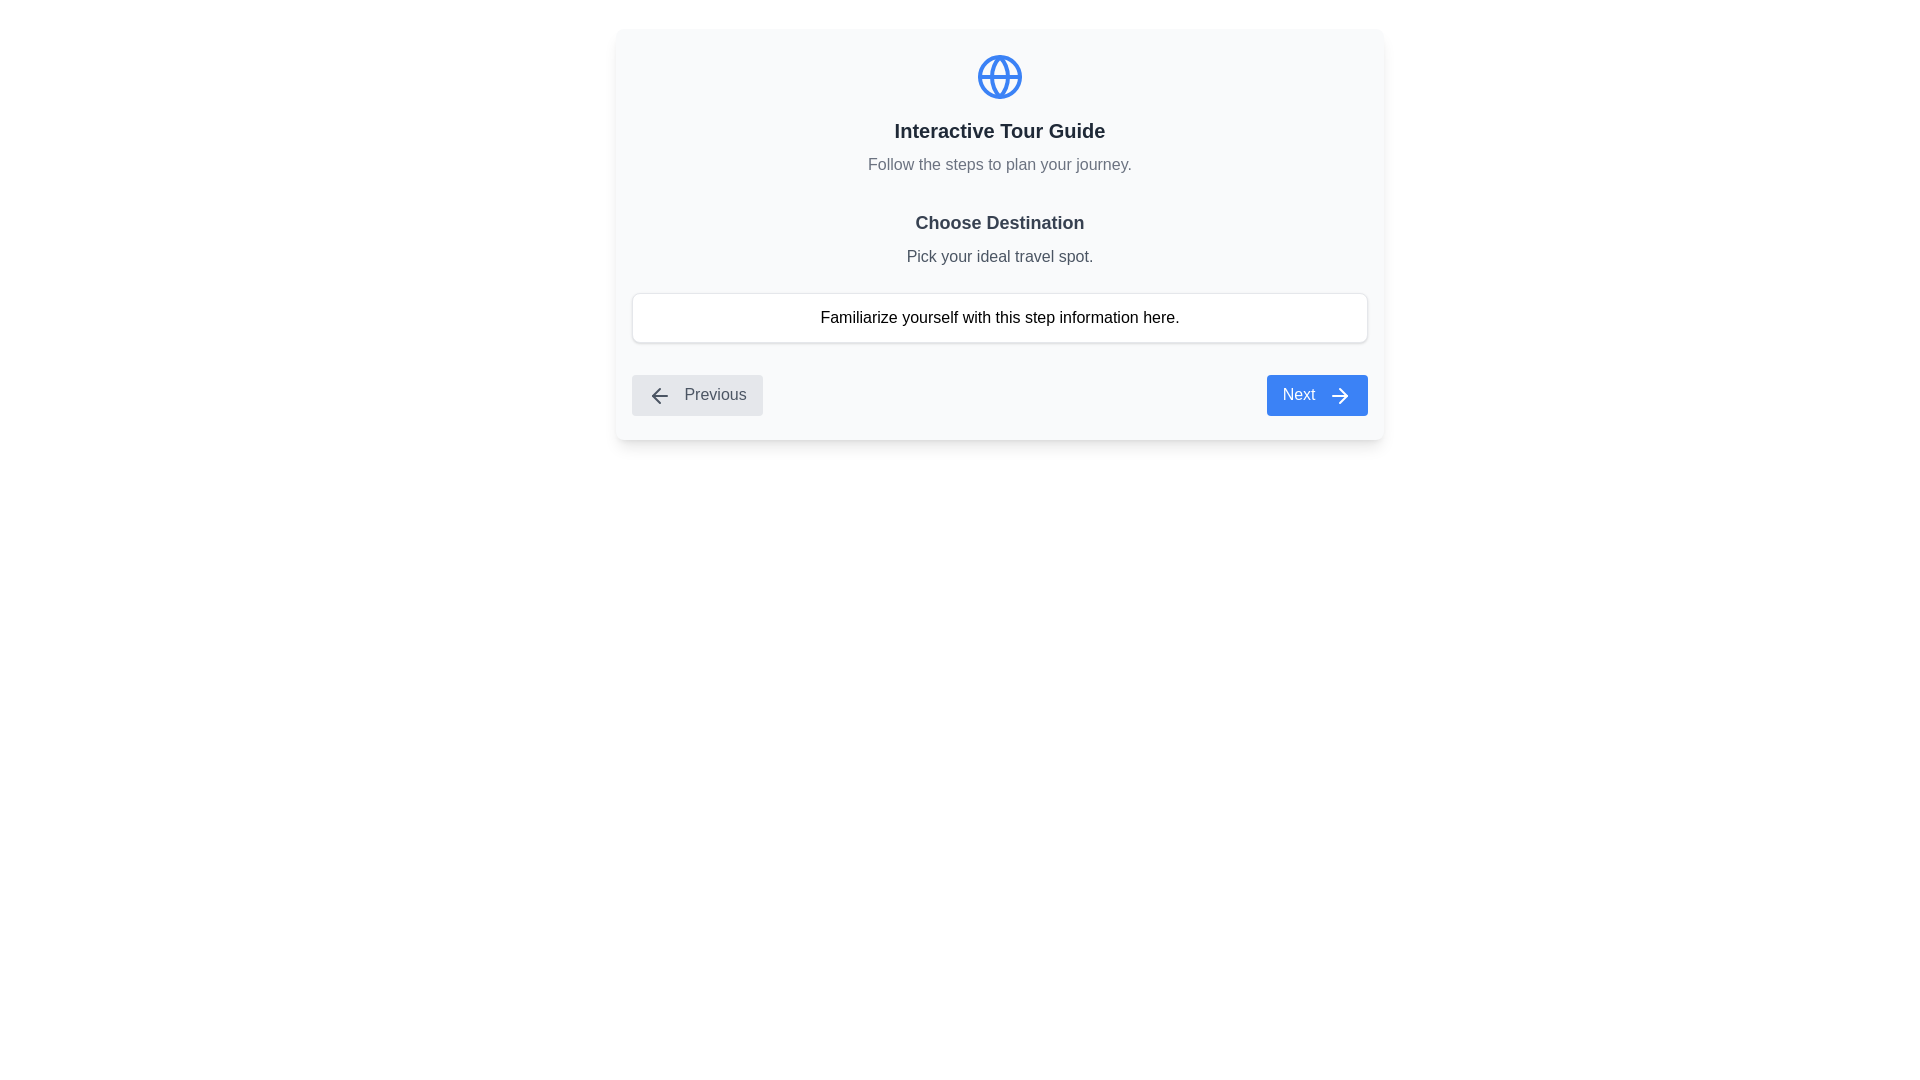 The height and width of the screenshot is (1080, 1920). Describe the element at coordinates (660, 394) in the screenshot. I see `the left-pointing arrow SVG icon inside the 'Previous' button located at the bottom left section of the central panel` at that location.